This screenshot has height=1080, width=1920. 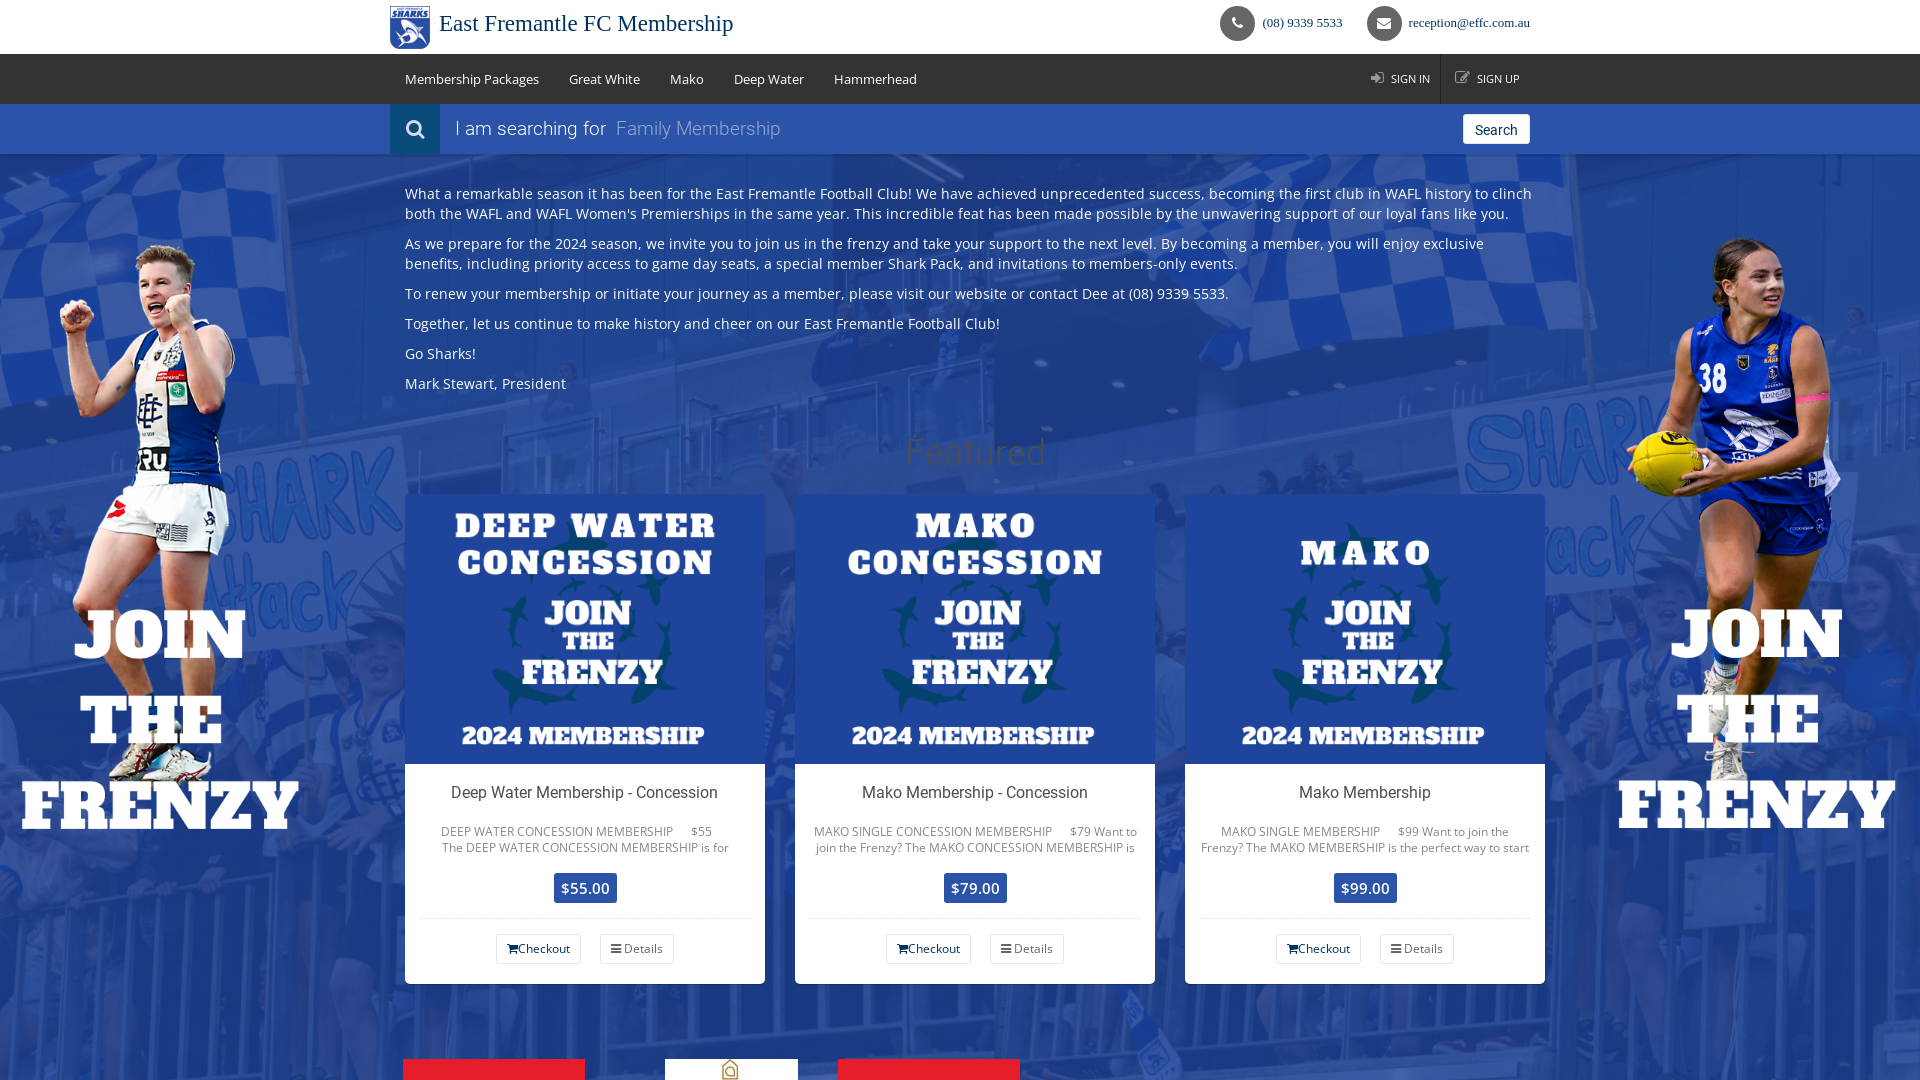 What do you see at coordinates (1301, 22) in the screenshot?
I see `'(08) 9339 5533'` at bounding box center [1301, 22].